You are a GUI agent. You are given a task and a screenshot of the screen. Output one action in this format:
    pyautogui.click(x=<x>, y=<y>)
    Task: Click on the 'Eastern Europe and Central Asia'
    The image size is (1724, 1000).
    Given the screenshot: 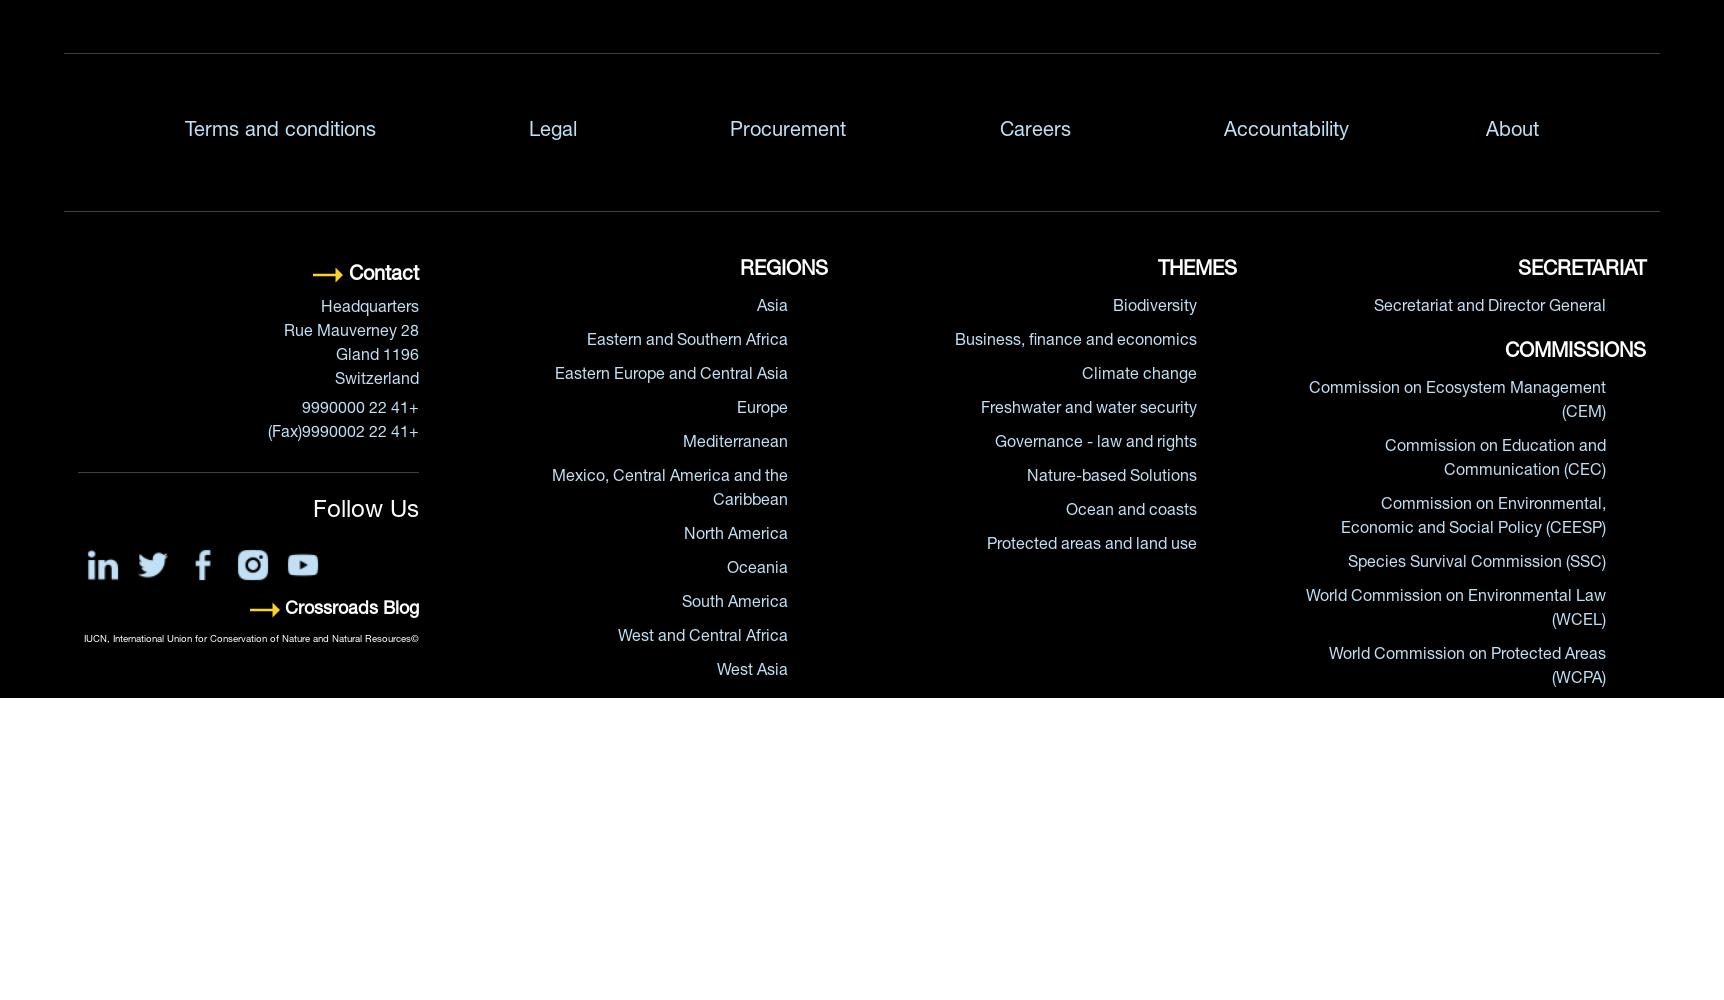 What is the action you would take?
    pyautogui.click(x=552, y=376)
    